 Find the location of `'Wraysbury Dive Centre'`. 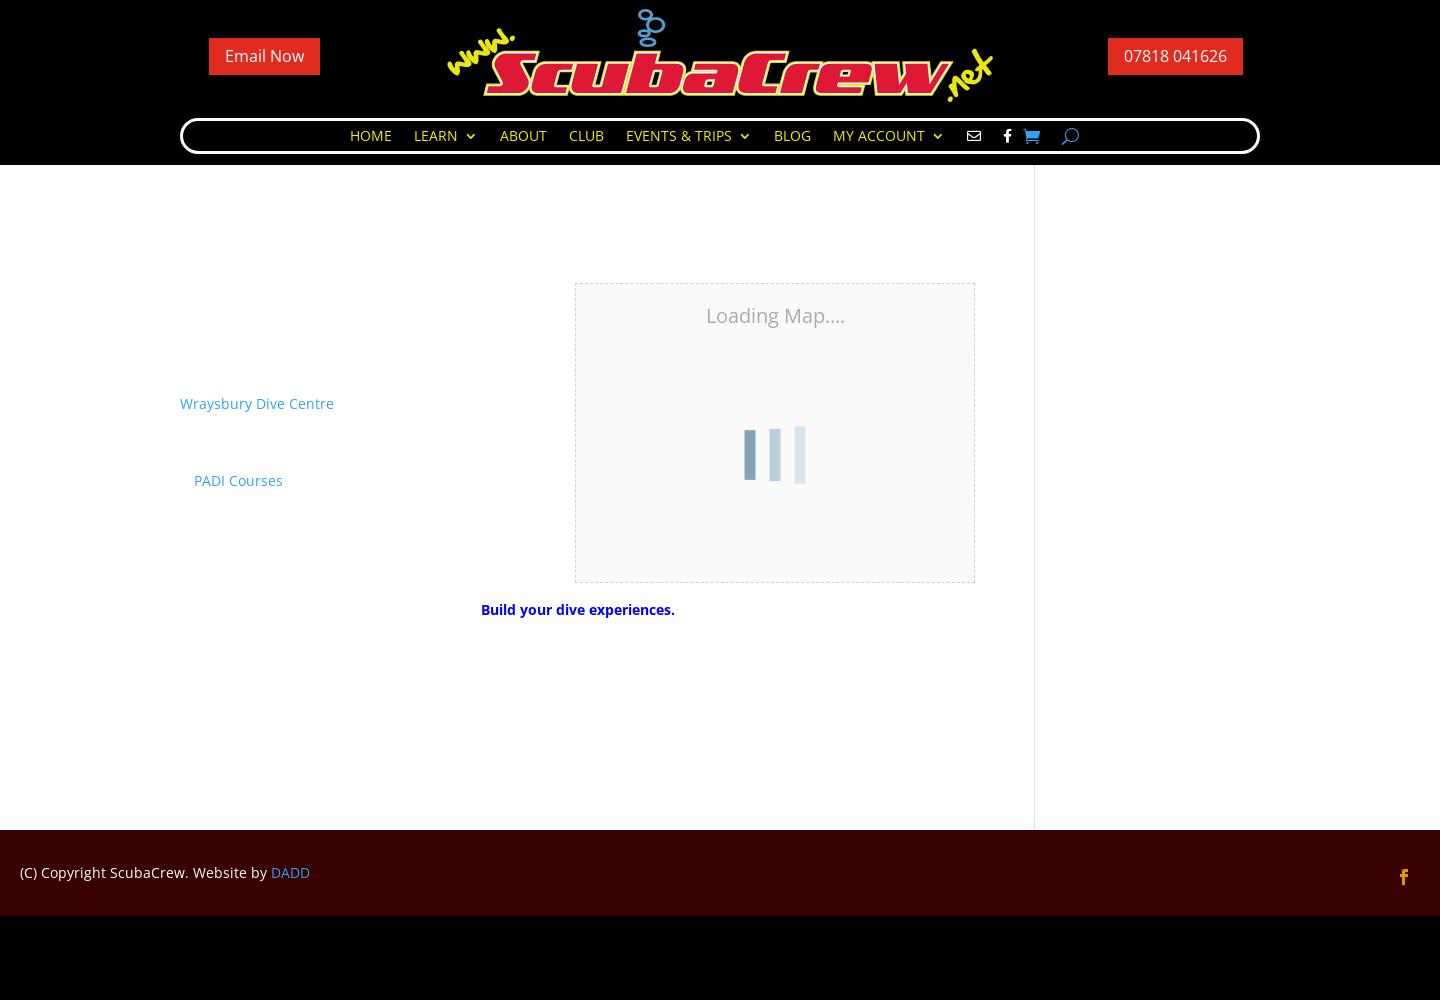

'Wraysbury Dive Centre' is located at coordinates (256, 403).